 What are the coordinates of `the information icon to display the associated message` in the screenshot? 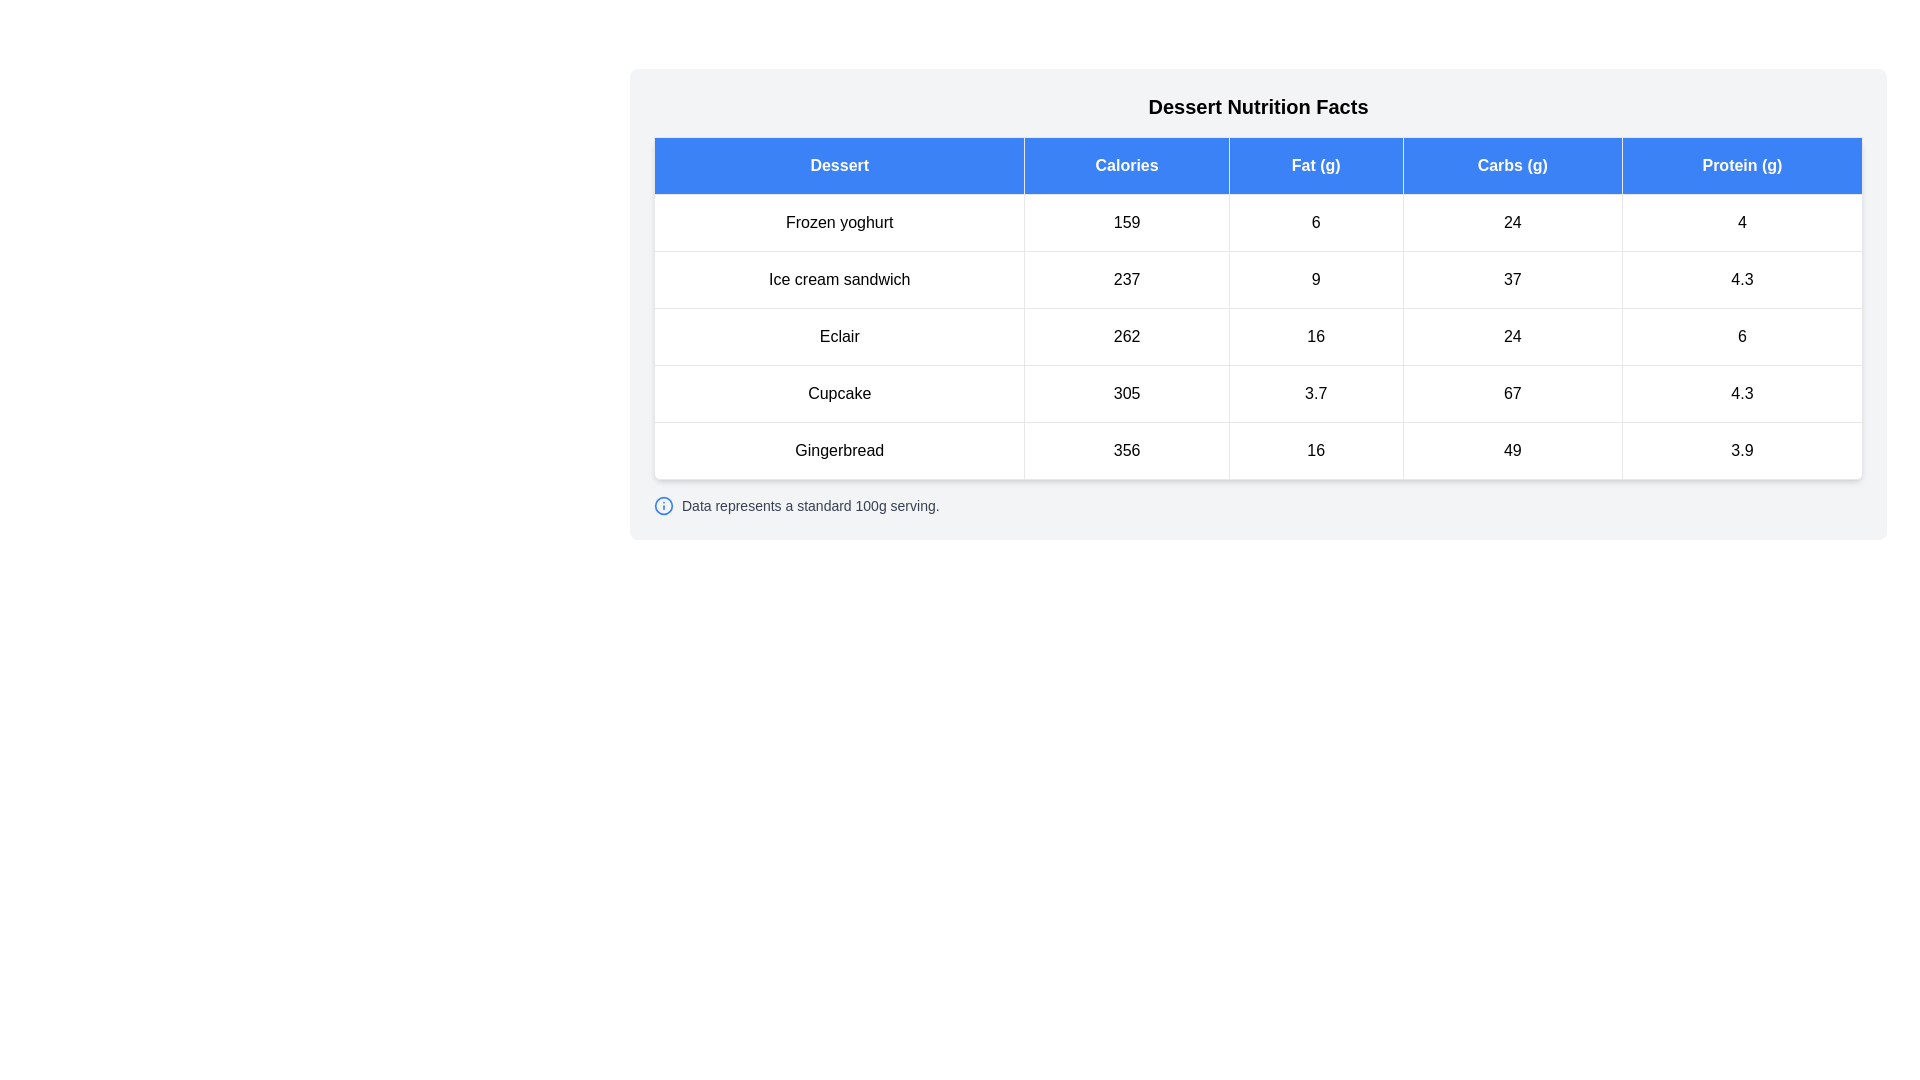 It's located at (663, 504).